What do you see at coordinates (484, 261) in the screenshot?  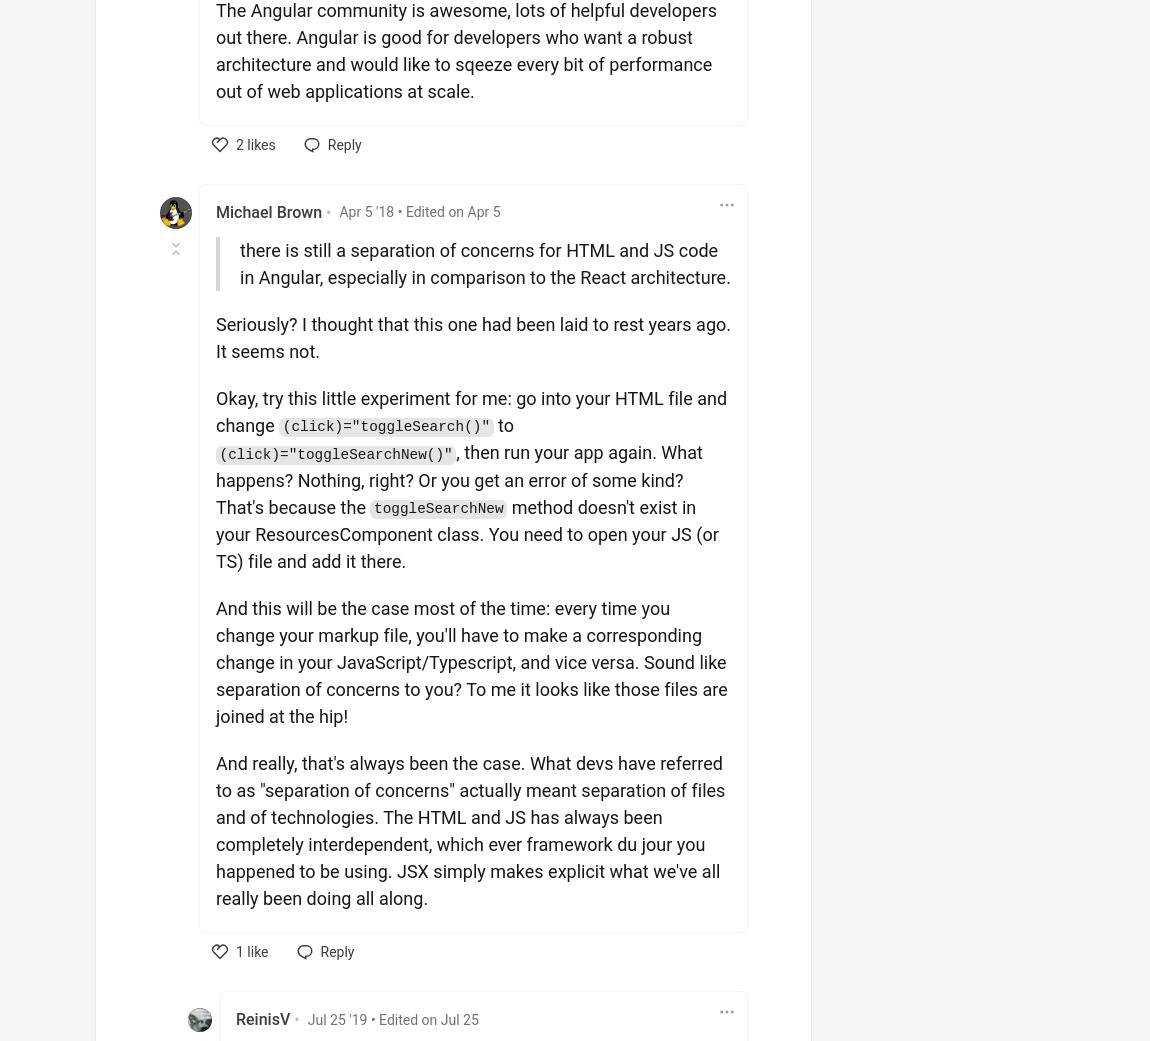 I see `'there is still a separation of concerns for HTML and JS code in Angular, especially in comparison to the React architecture.'` at bounding box center [484, 261].